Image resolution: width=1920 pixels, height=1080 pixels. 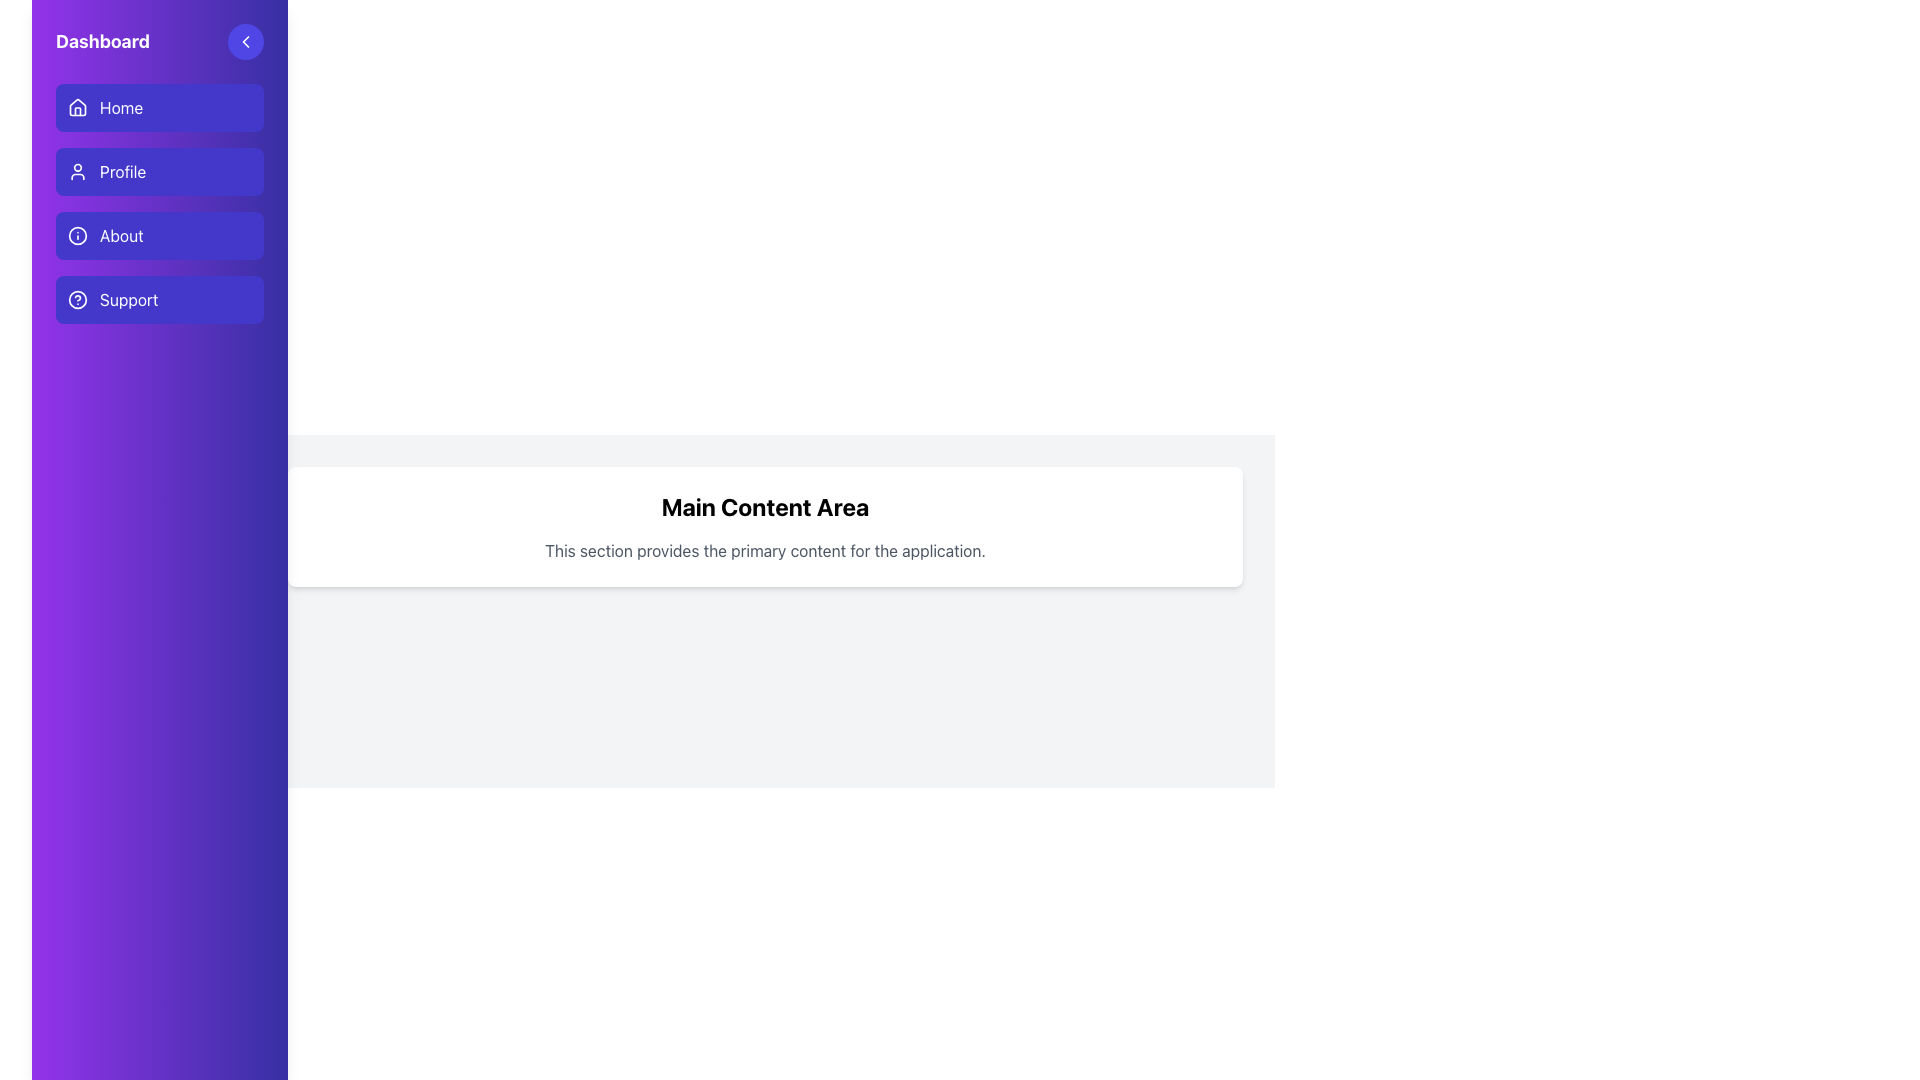 What do you see at coordinates (244, 42) in the screenshot?
I see `the circular button with a purple background and a white left-pointing arrow icon located near the top of the left sidebar, to the right of the 'Dashboard' text label` at bounding box center [244, 42].